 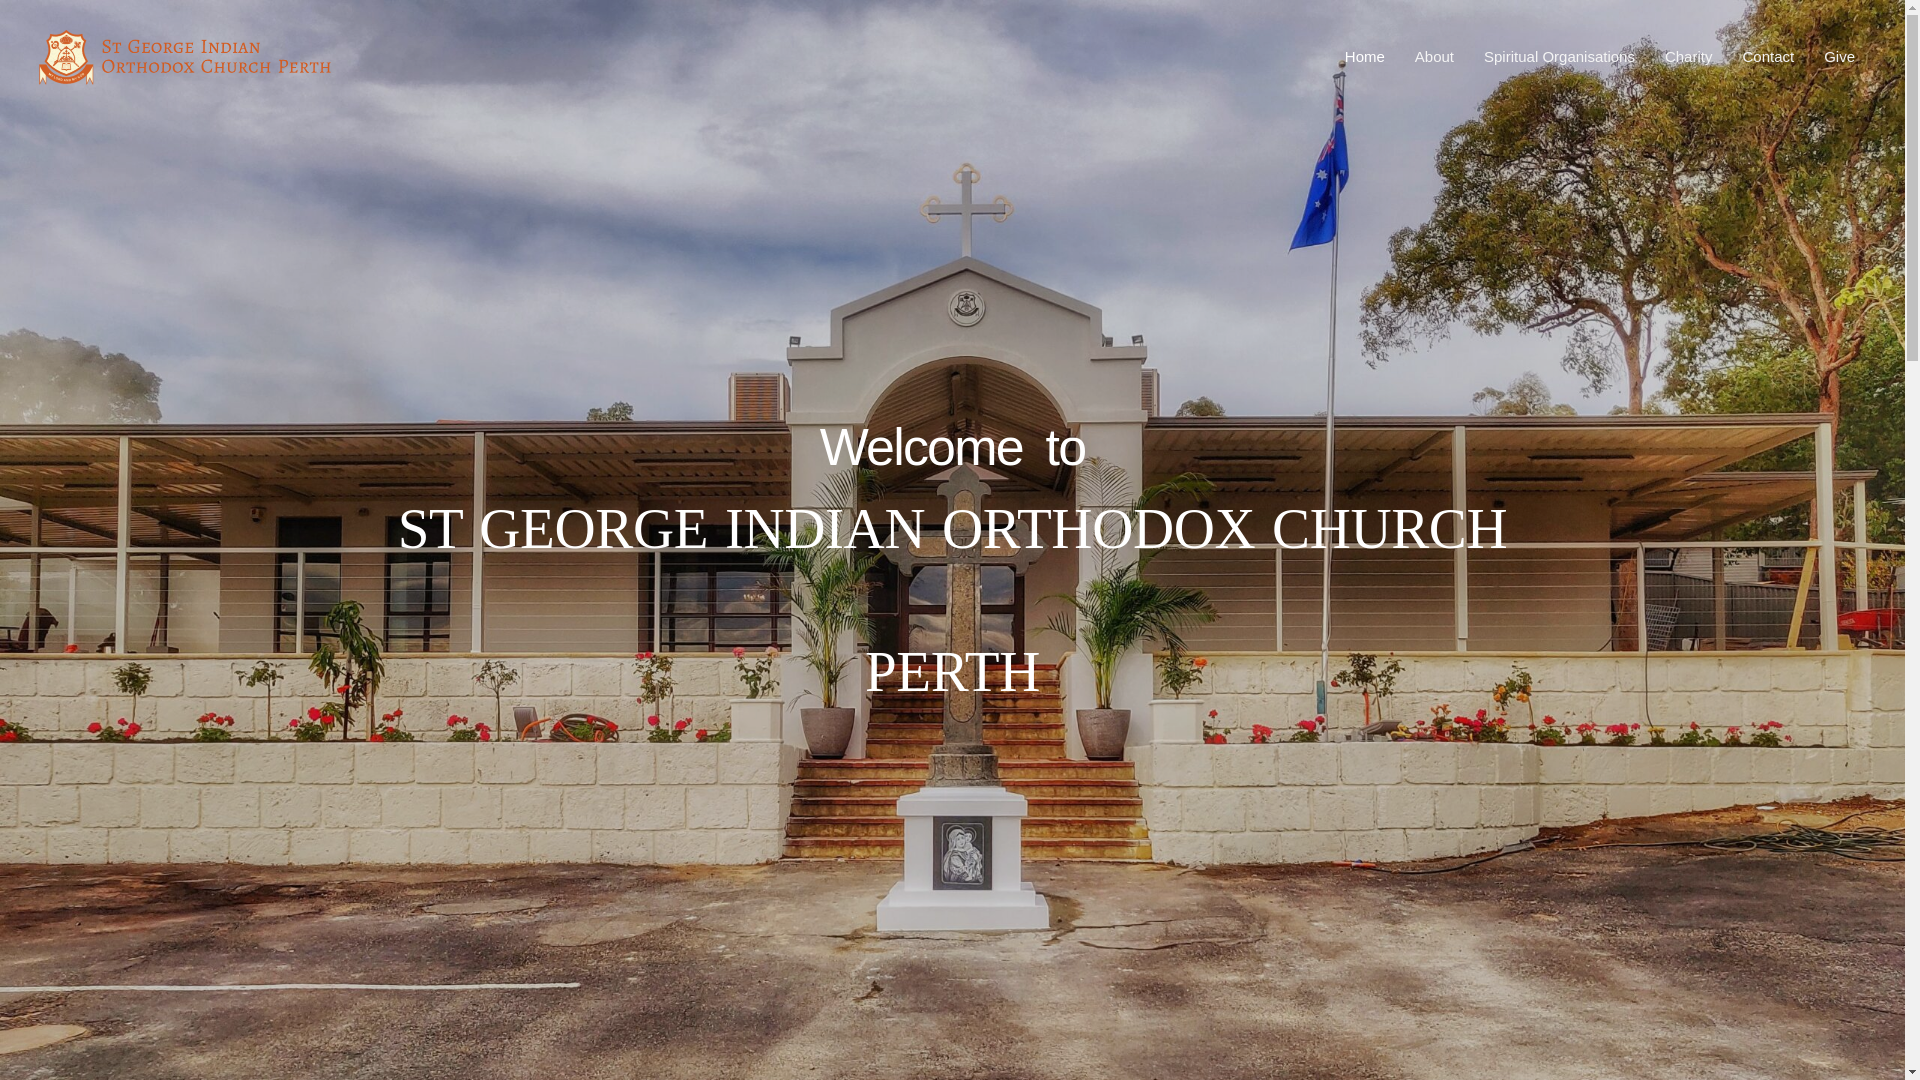 What do you see at coordinates (1839, 56) in the screenshot?
I see `'Give'` at bounding box center [1839, 56].